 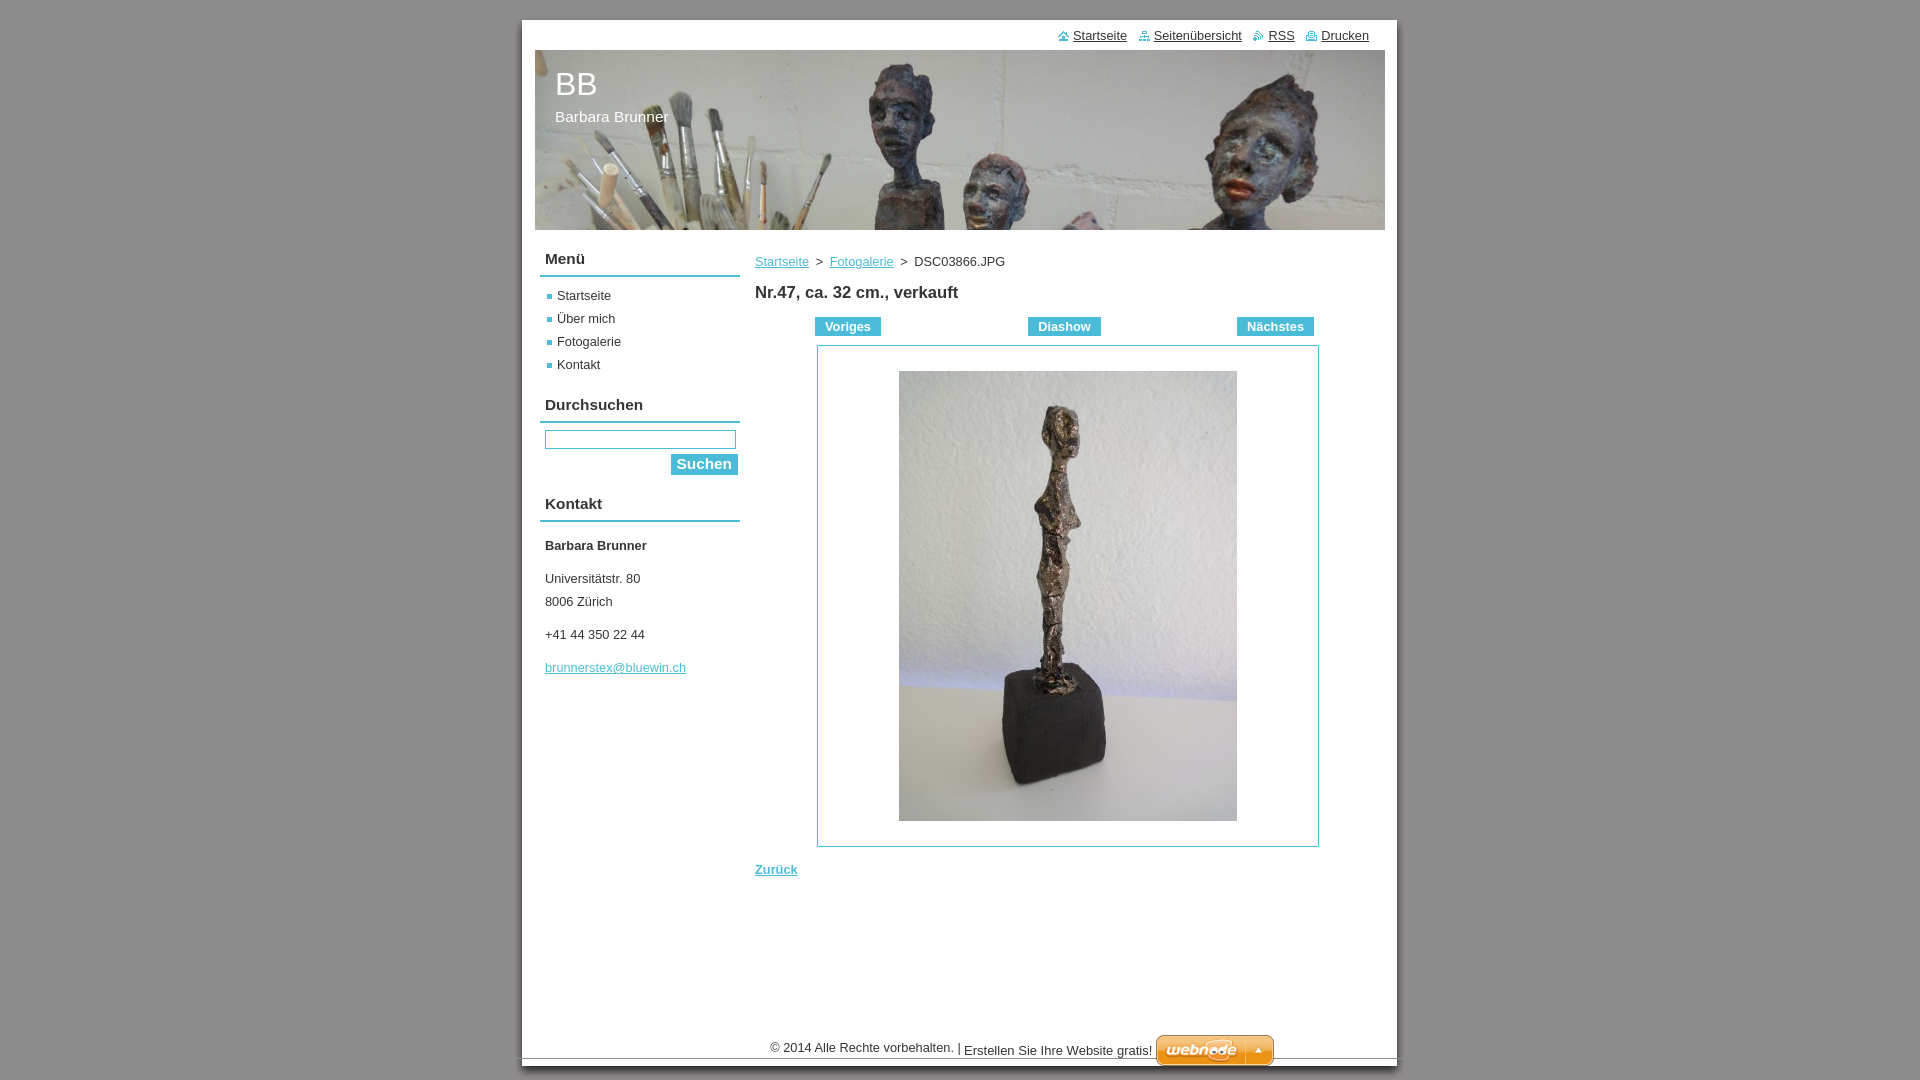 I want to click on 'BB', so click(x=575, y=83).